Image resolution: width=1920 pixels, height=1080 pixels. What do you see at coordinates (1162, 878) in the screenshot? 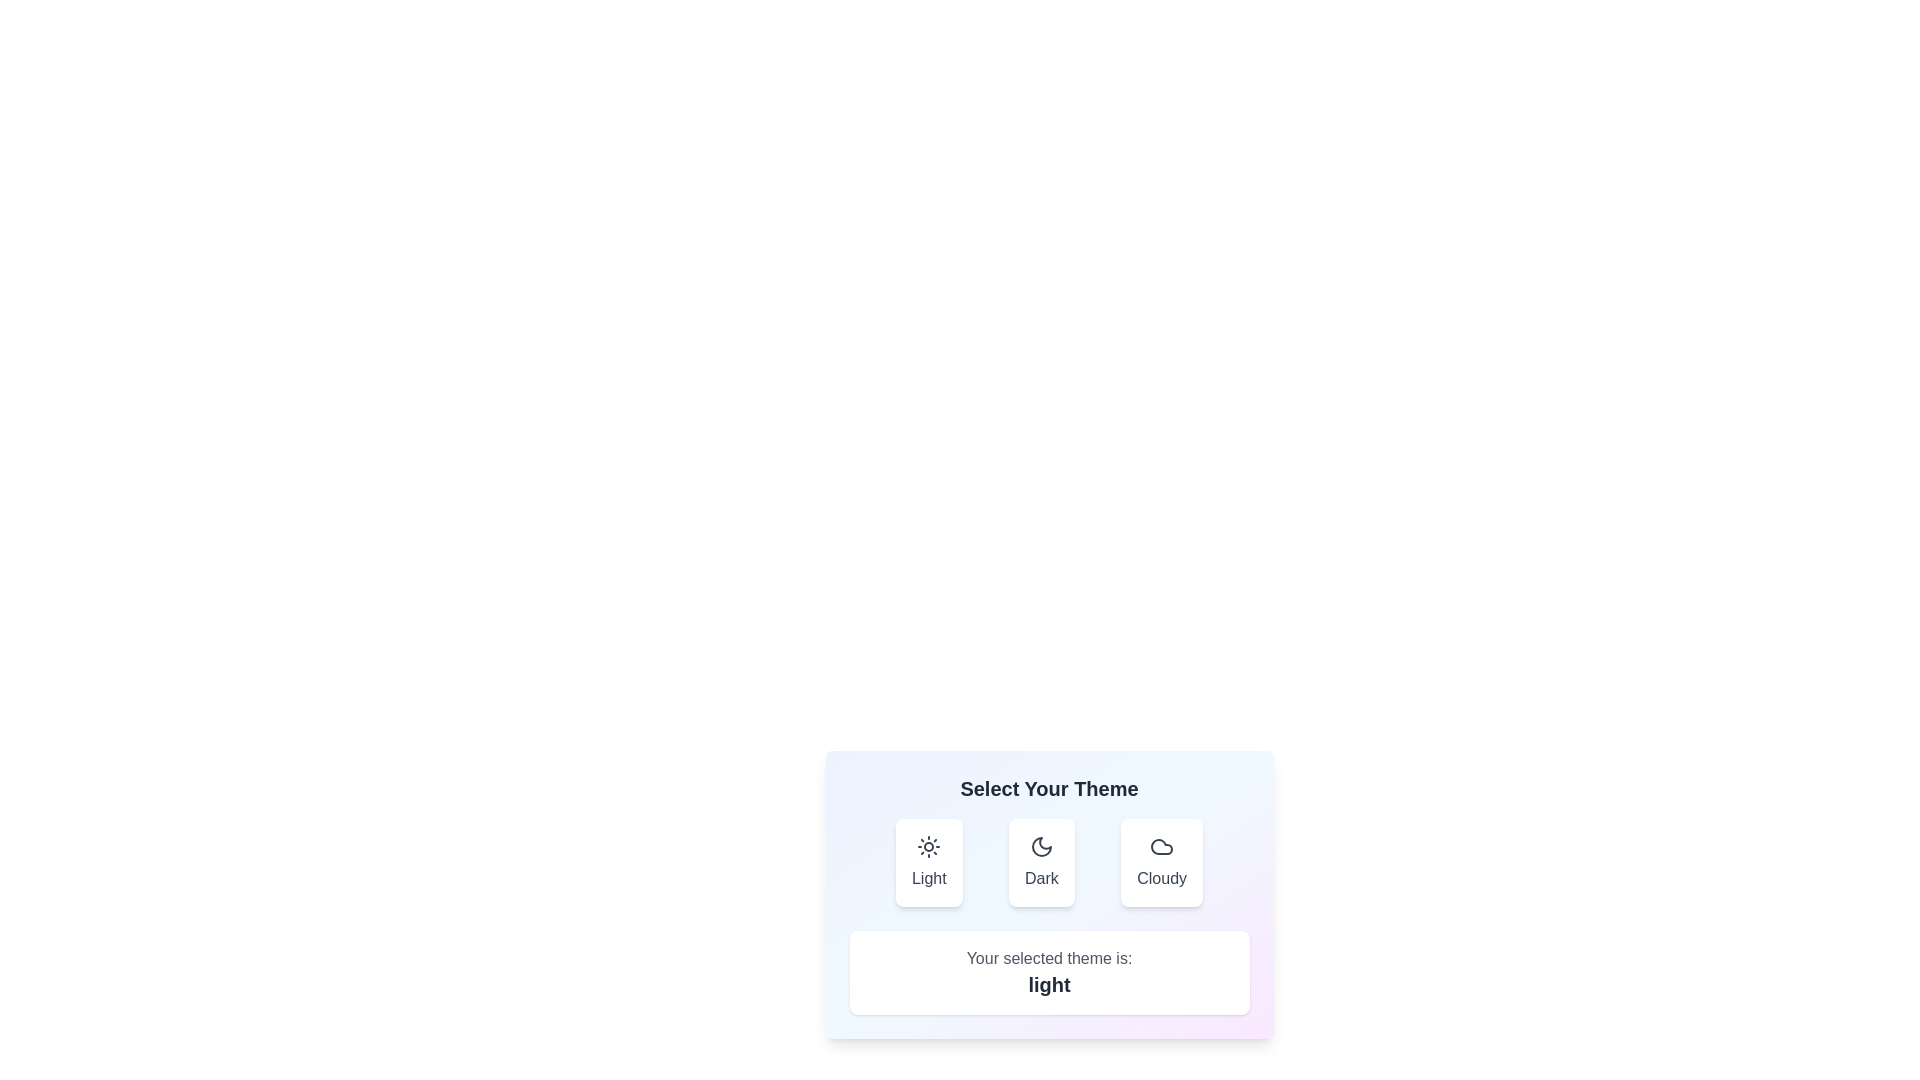
I see `the text label displaying 'Cloudy', which is in medium font weight and gray color, located below a cloud icon in a vertically stacked group` at bounding box center [1162, 878].